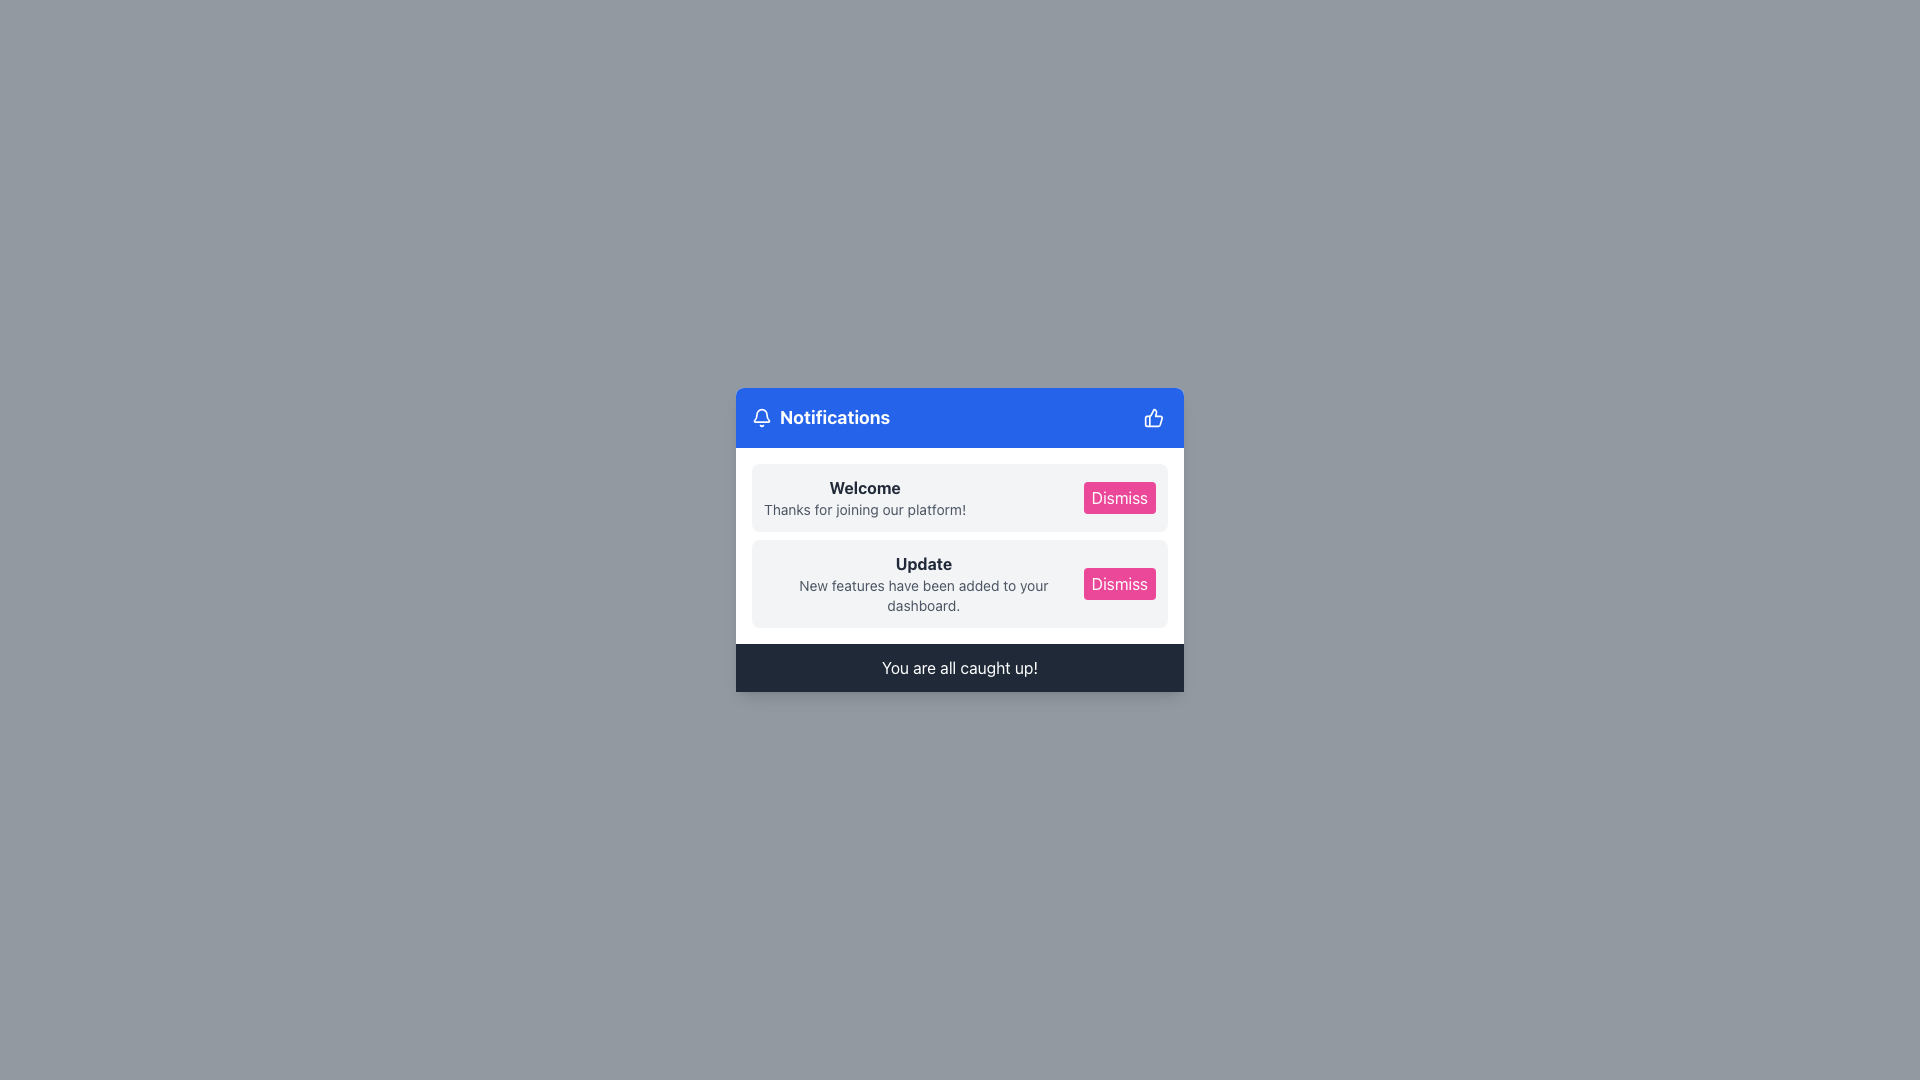  Describe the element at coordinates (1153, 416) in the screenshot. I see `the thumbs-up icon button located in the top-right corner of the notification panel to approve or like something` at that location.